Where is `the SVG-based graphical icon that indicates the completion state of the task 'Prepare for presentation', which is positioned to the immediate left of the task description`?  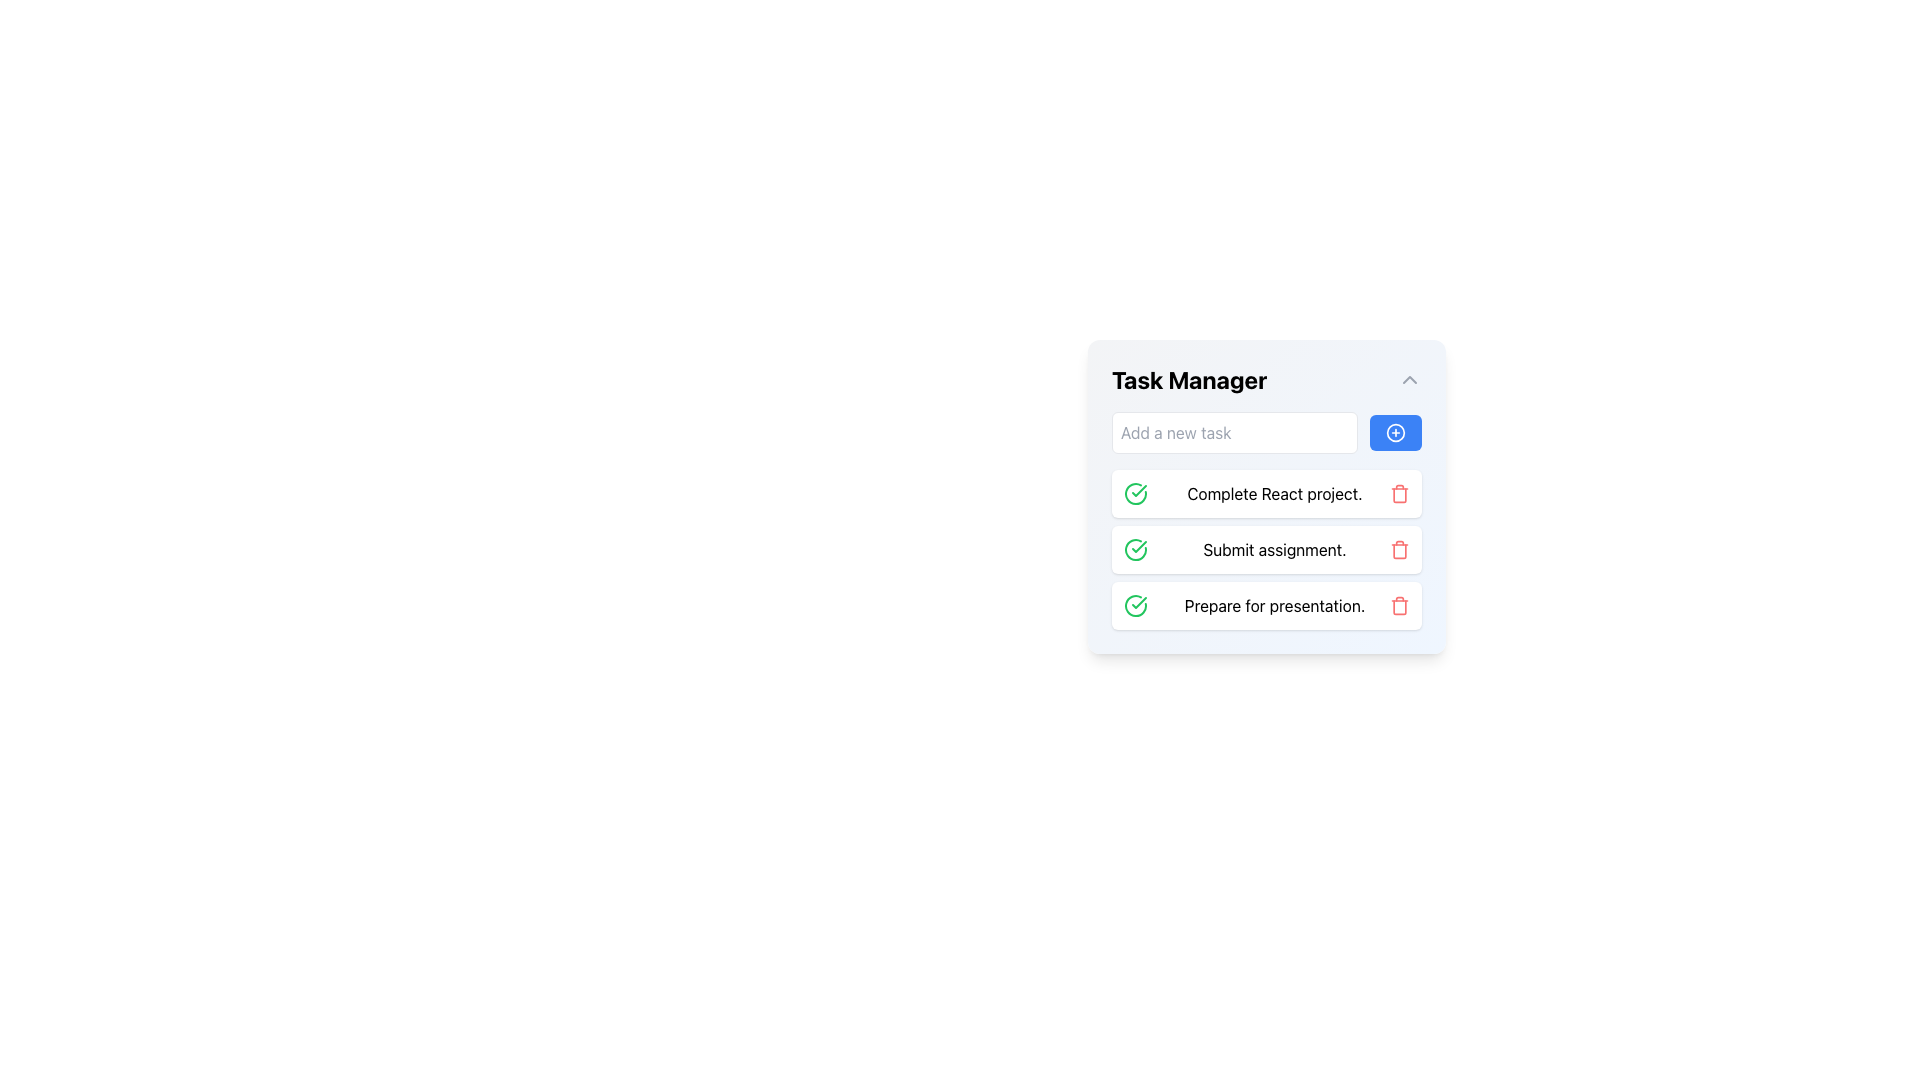
the SVG-based graphical icon that indicates the completion state of the task 'Prepare for presentation', which is positioned to the immediate left of the task description is located at coordinates (1136, 604).